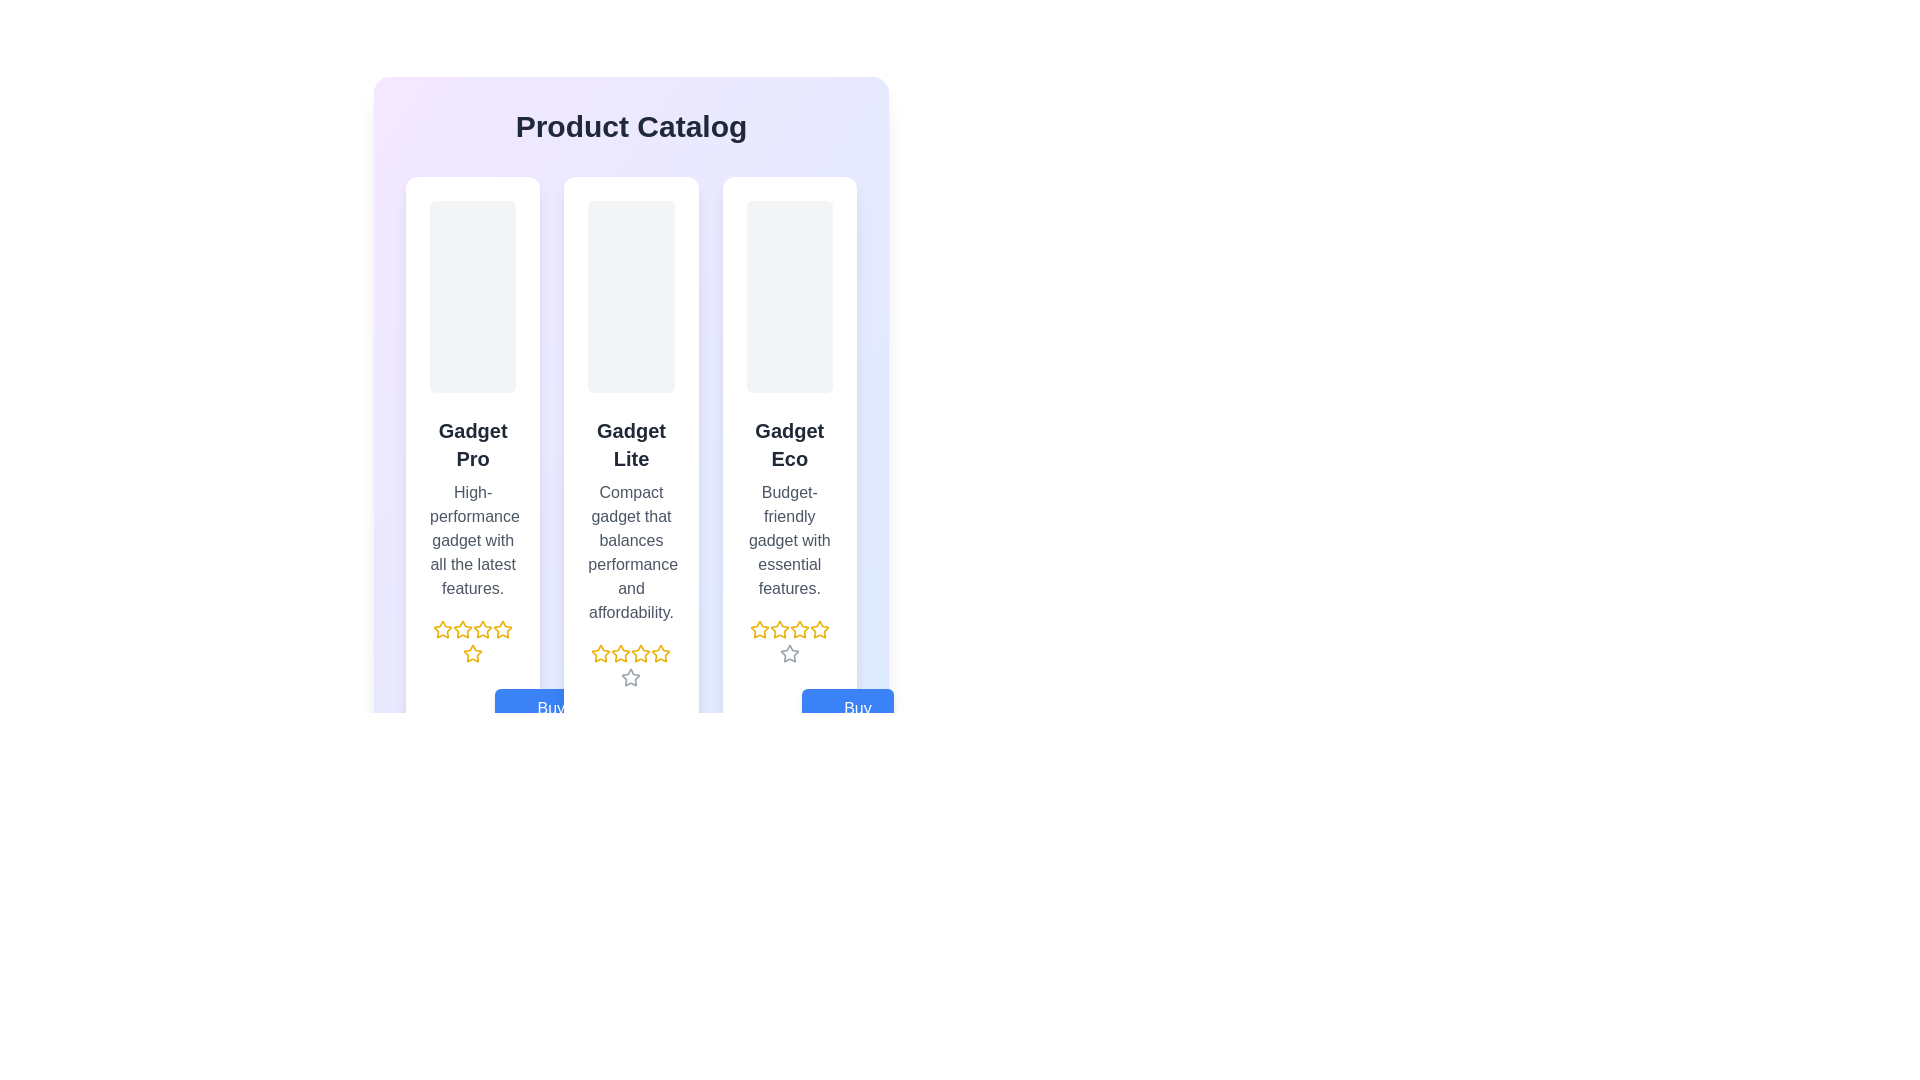 The image size is (1920, 1080). Describe the element at coordinates (857, 721) in the screenshot. I see `text 'Buy Now' from the button which is styled in a clean sans-serif font on a blue rectangular background, indicating its function as an interactive button` at that location.